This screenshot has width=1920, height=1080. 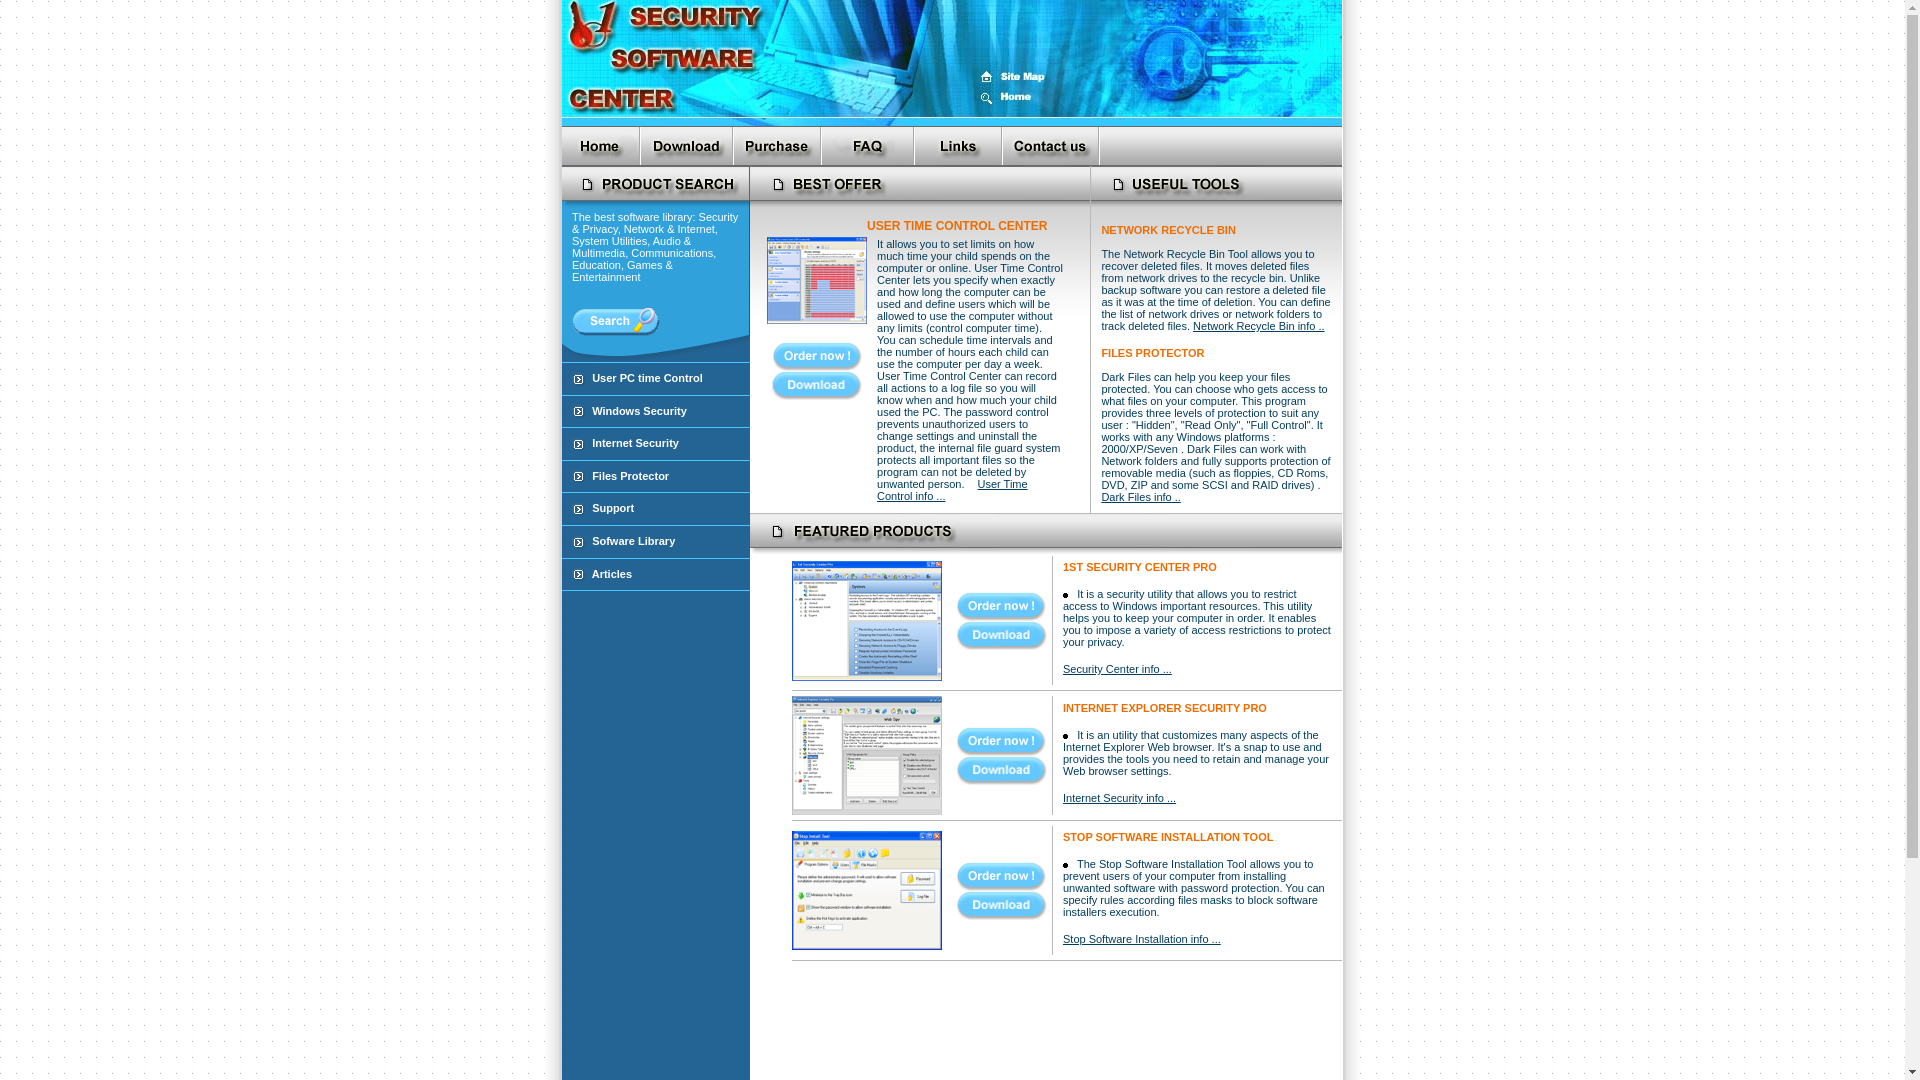 I want to click on 'User PC time Control', so click(x=647, y=378).